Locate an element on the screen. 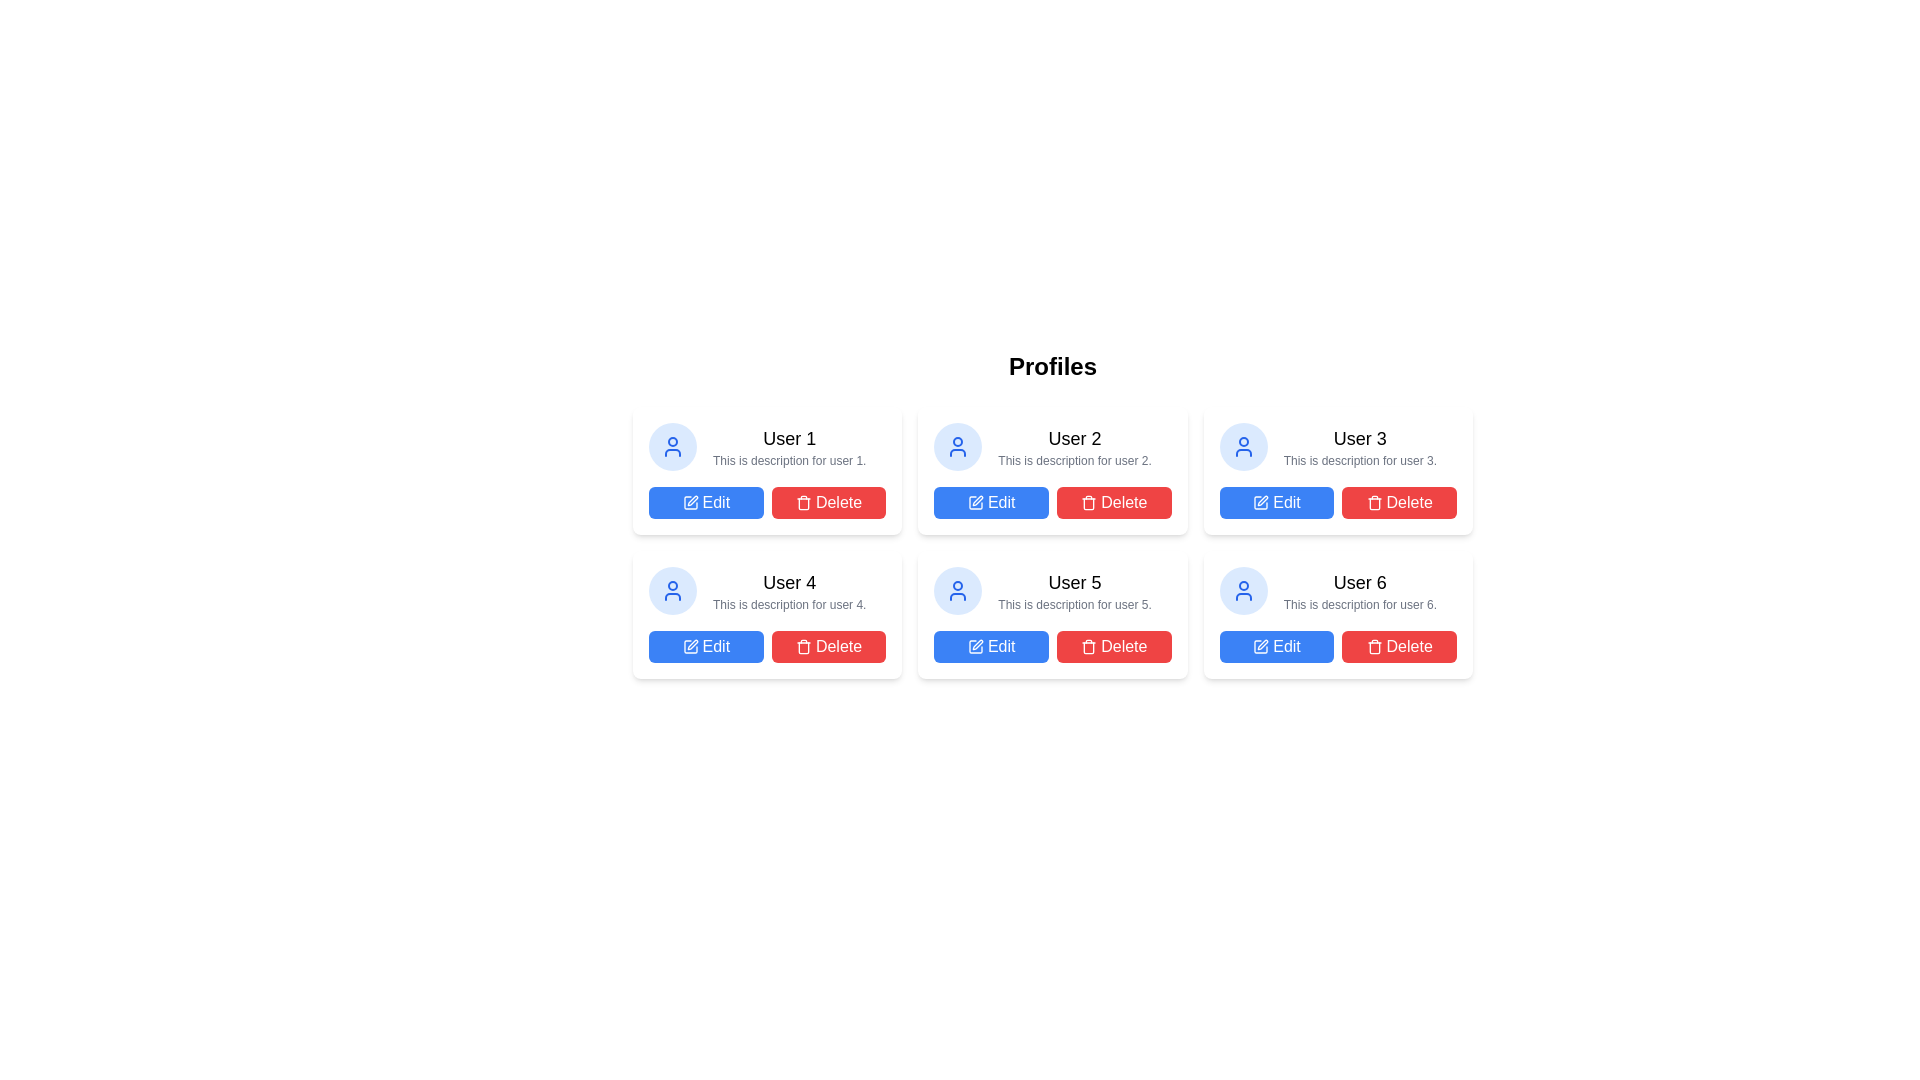  text display component showing 'User 3' and its description below it, which is part of the profile entries in the grid layout is located at coordinates (1338, 446).